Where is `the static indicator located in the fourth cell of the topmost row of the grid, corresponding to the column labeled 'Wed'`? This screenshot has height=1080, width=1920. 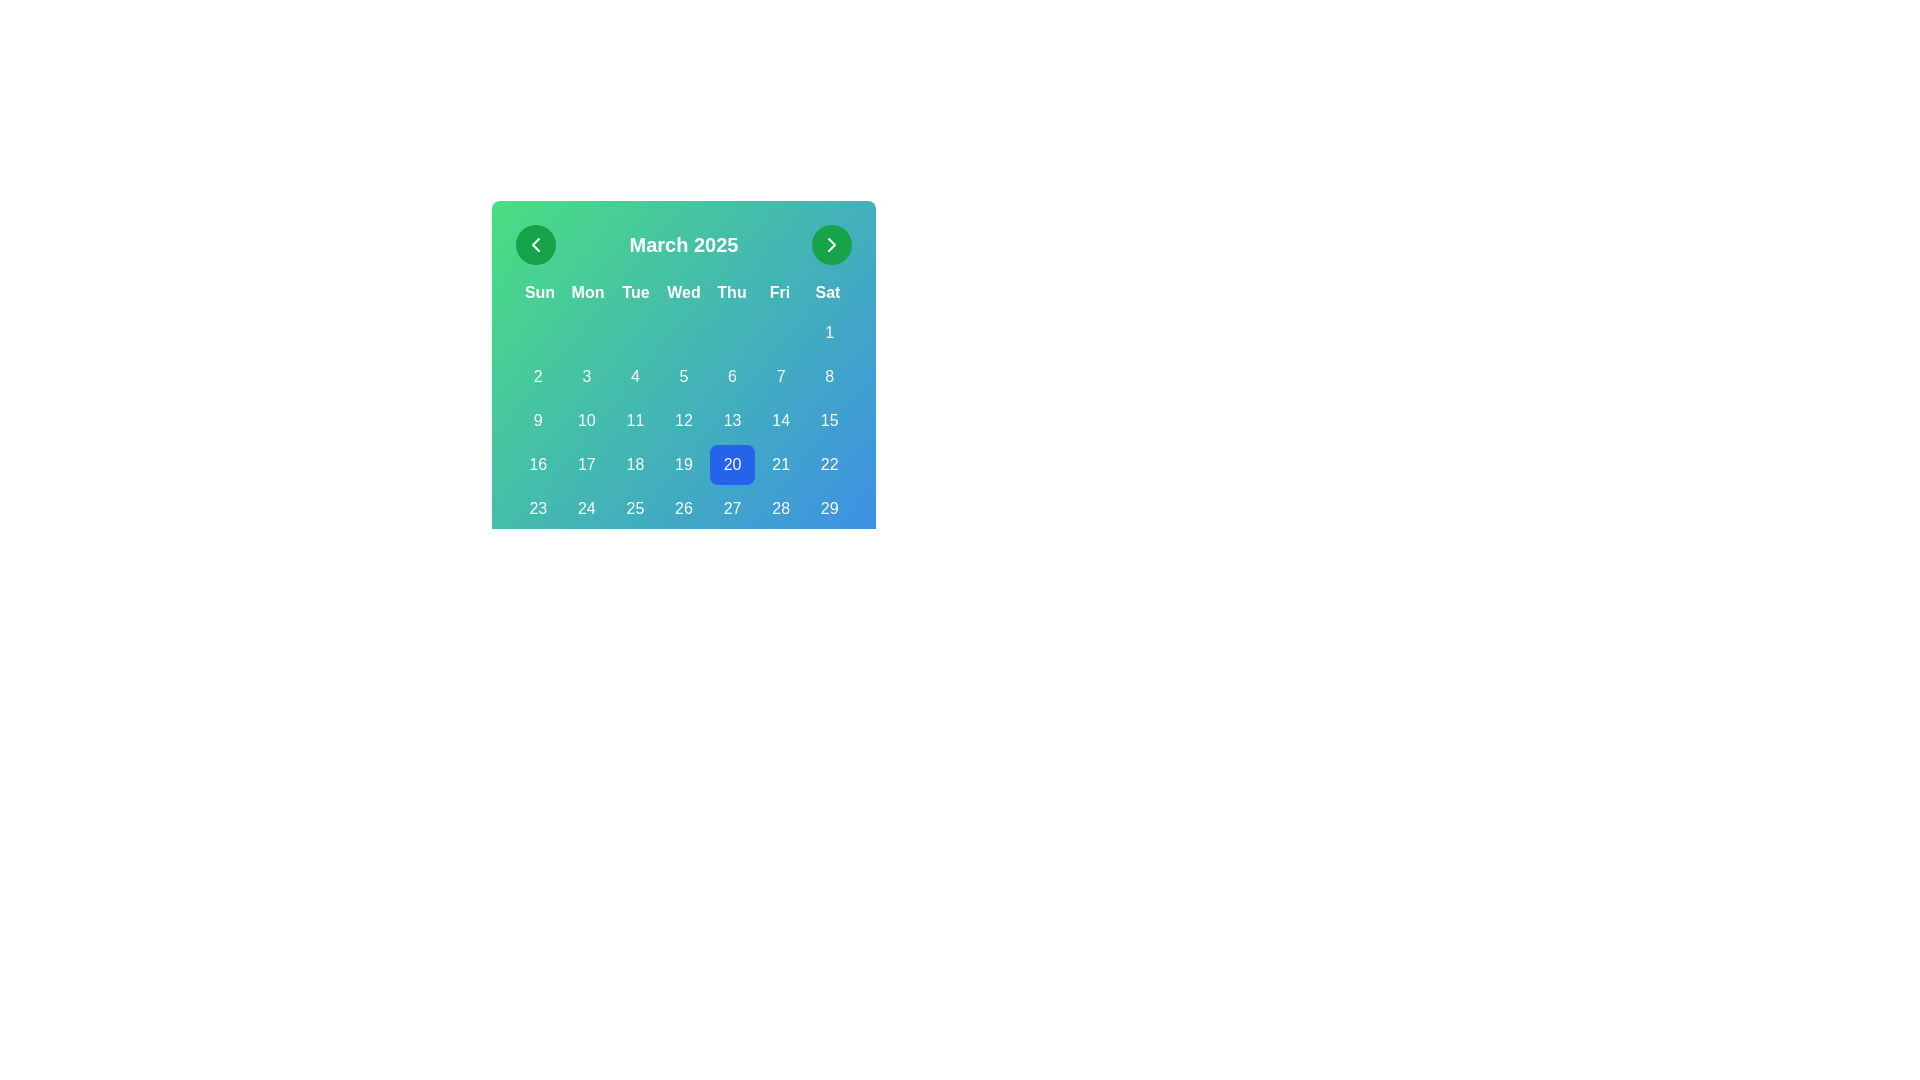
the static indicator located in the fourth cell of the topmost row of the grid, corresponding to the column labeled 'Wed' is located at coordinates (683, 331).